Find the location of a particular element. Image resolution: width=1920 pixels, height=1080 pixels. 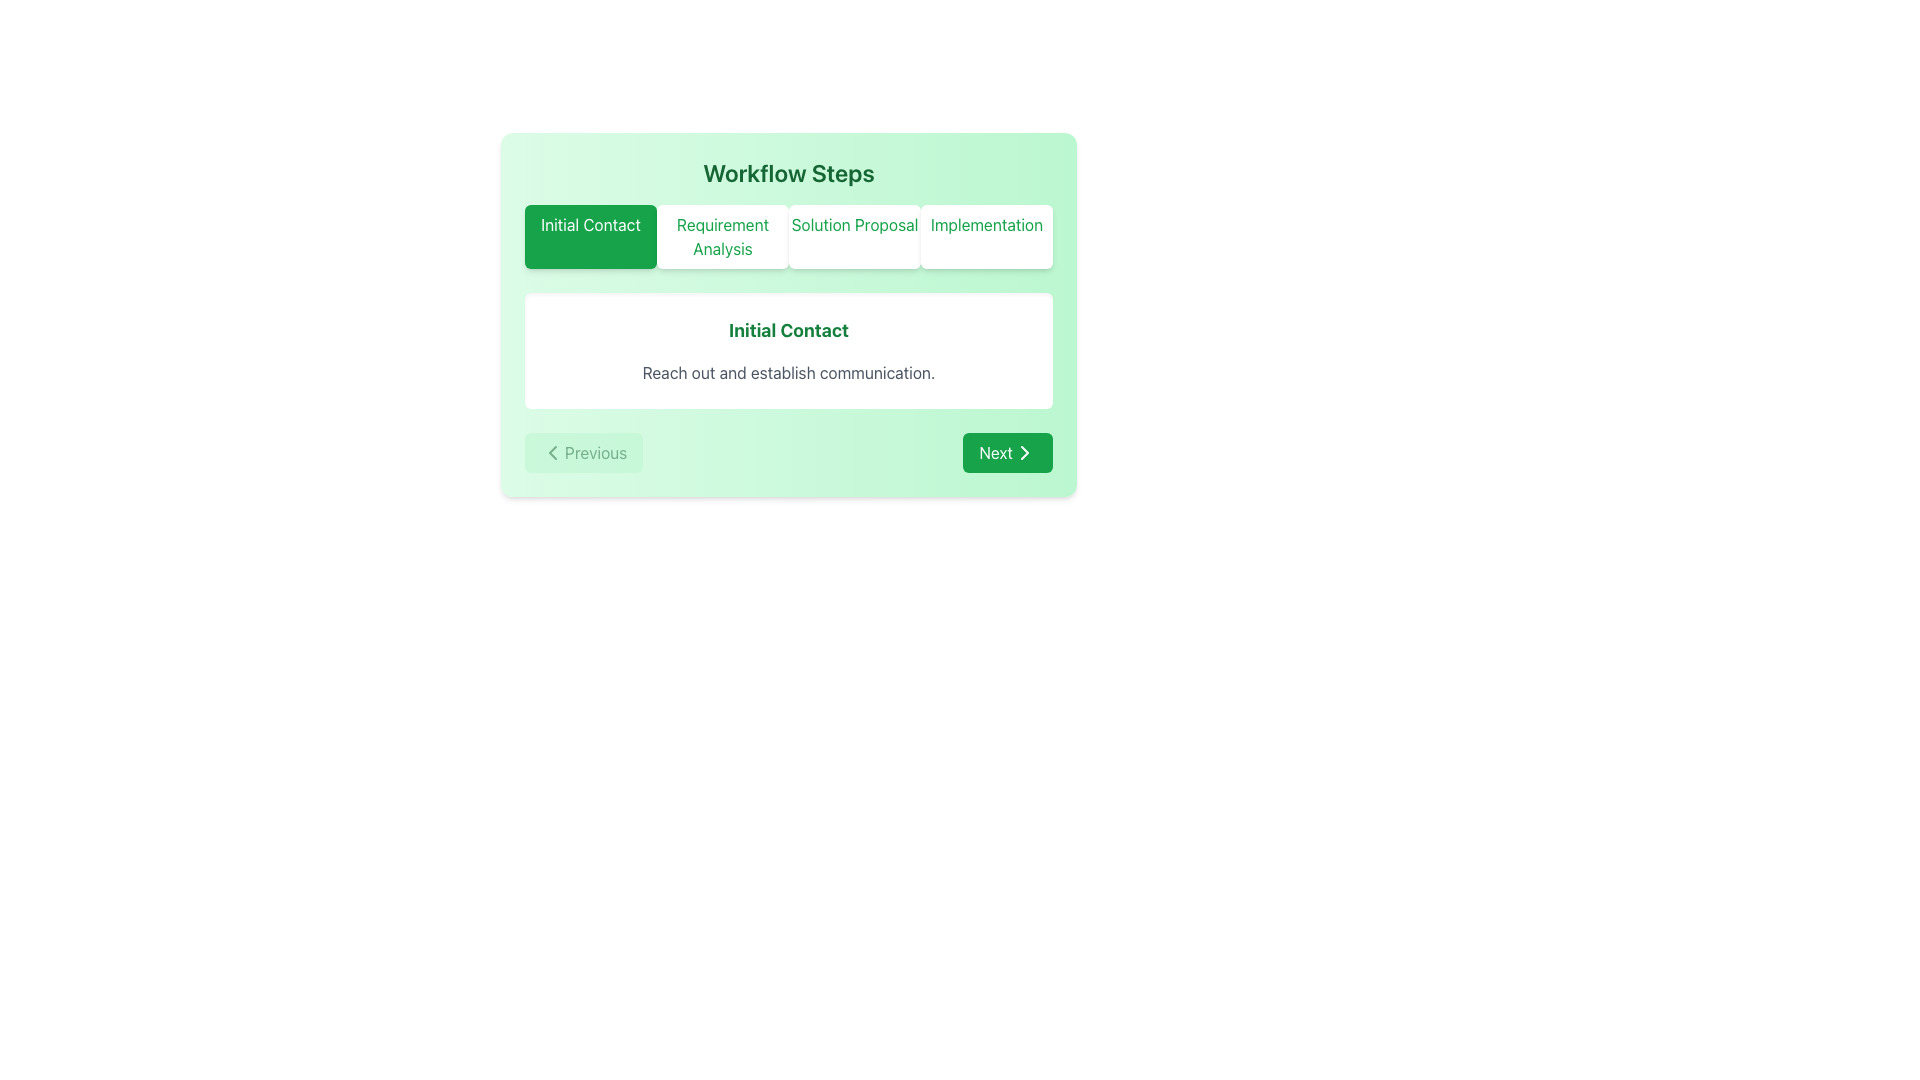

the green button labeled 'Initial Contact' with rounded corners and white bold text, which is the first in a sequence of four buttons is located at coordinates (589, 235).